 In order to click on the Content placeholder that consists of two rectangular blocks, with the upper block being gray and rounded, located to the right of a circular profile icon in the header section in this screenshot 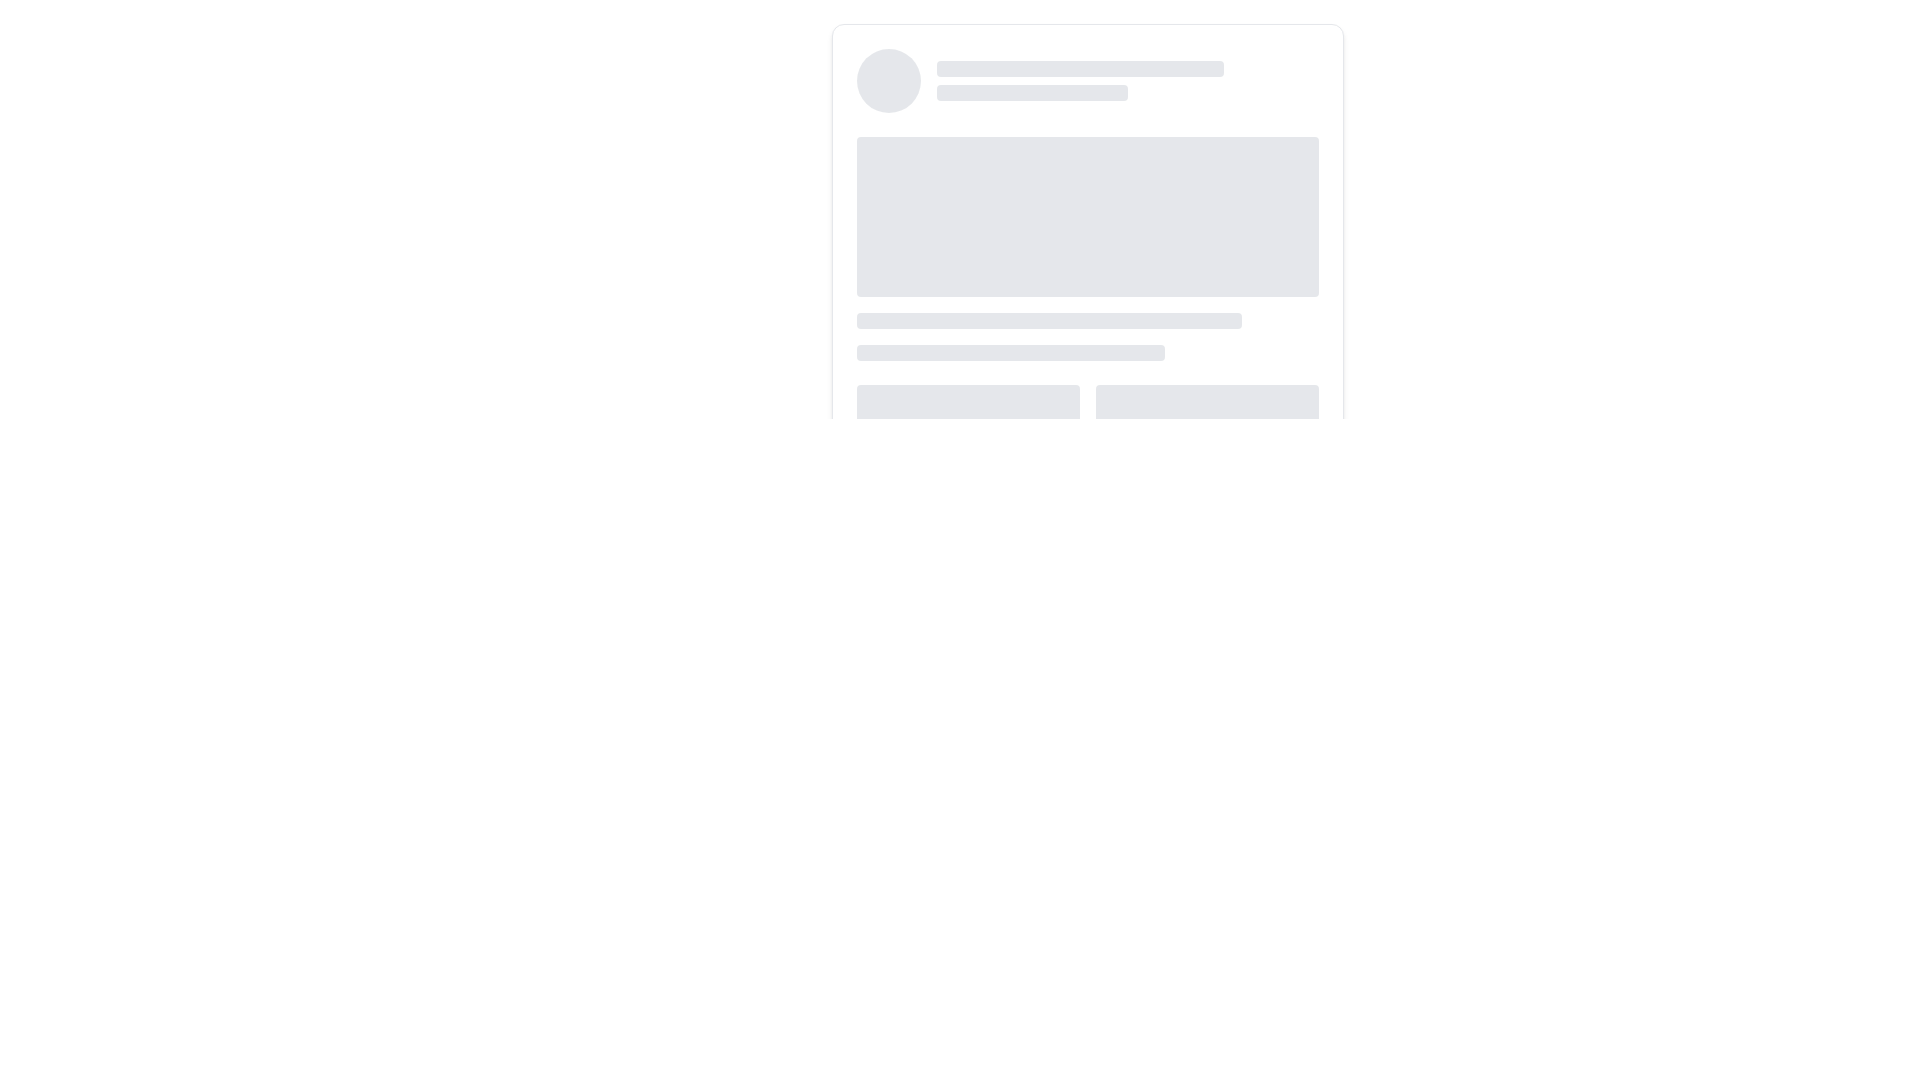, I will do `click(1128, 80)`.